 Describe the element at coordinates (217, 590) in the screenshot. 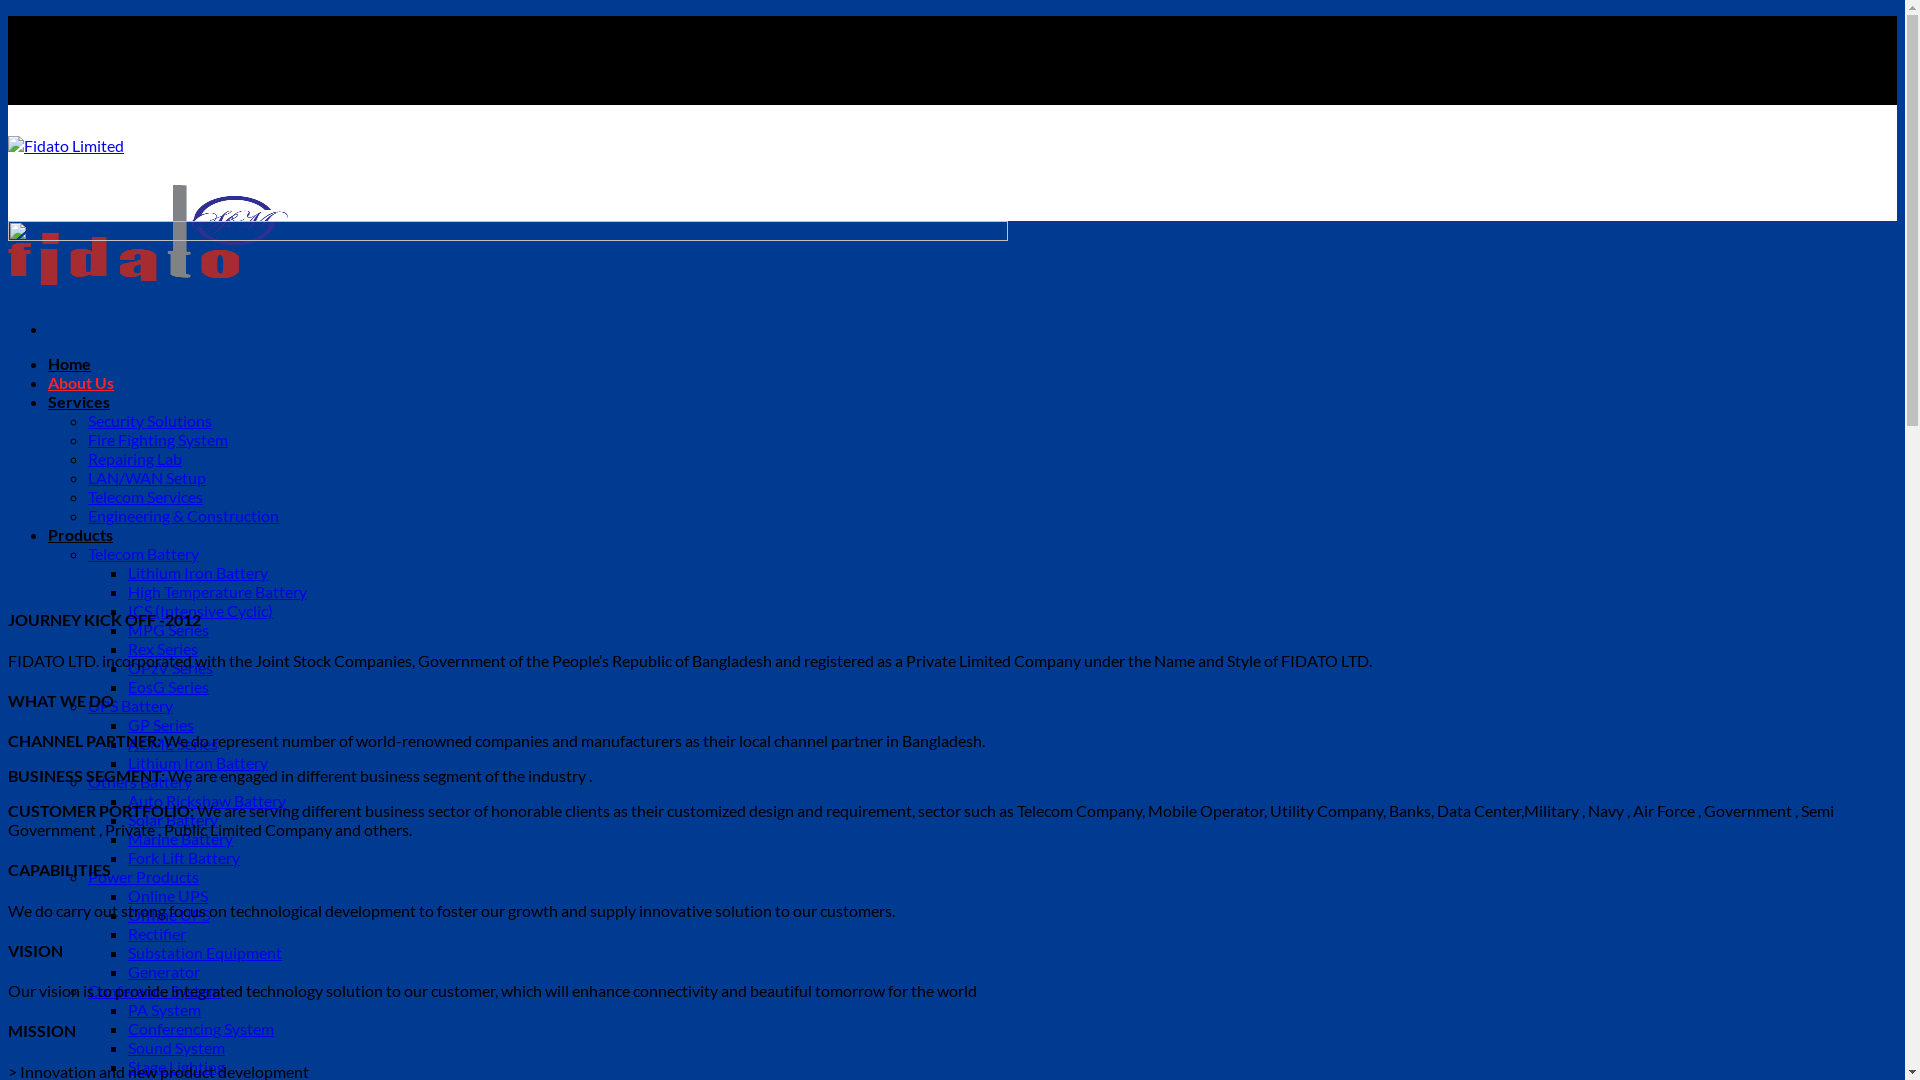

I see `'High Temperature Battery'` at that location.